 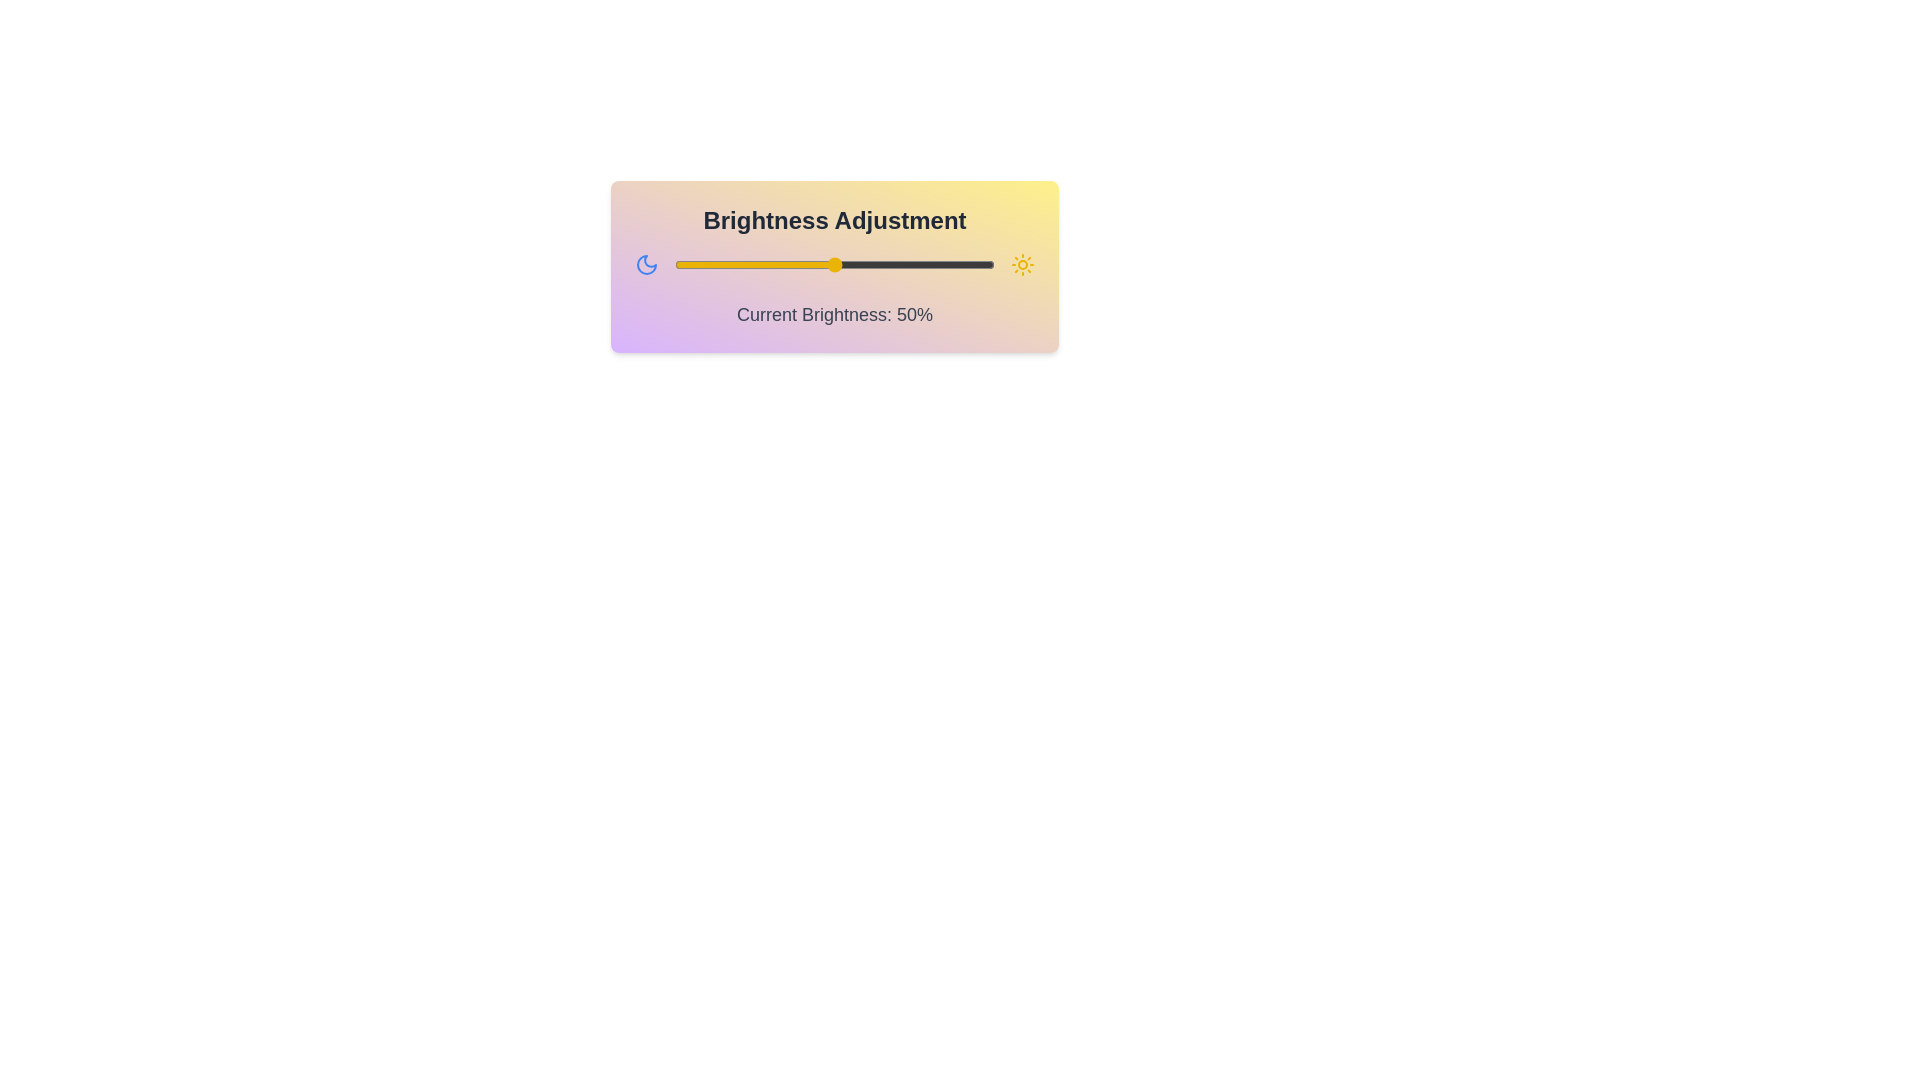 What do you see at coordinates (863, 264) in the screenshot?
I see `the brightness slider to 59%` at bounding box center [863, 264].